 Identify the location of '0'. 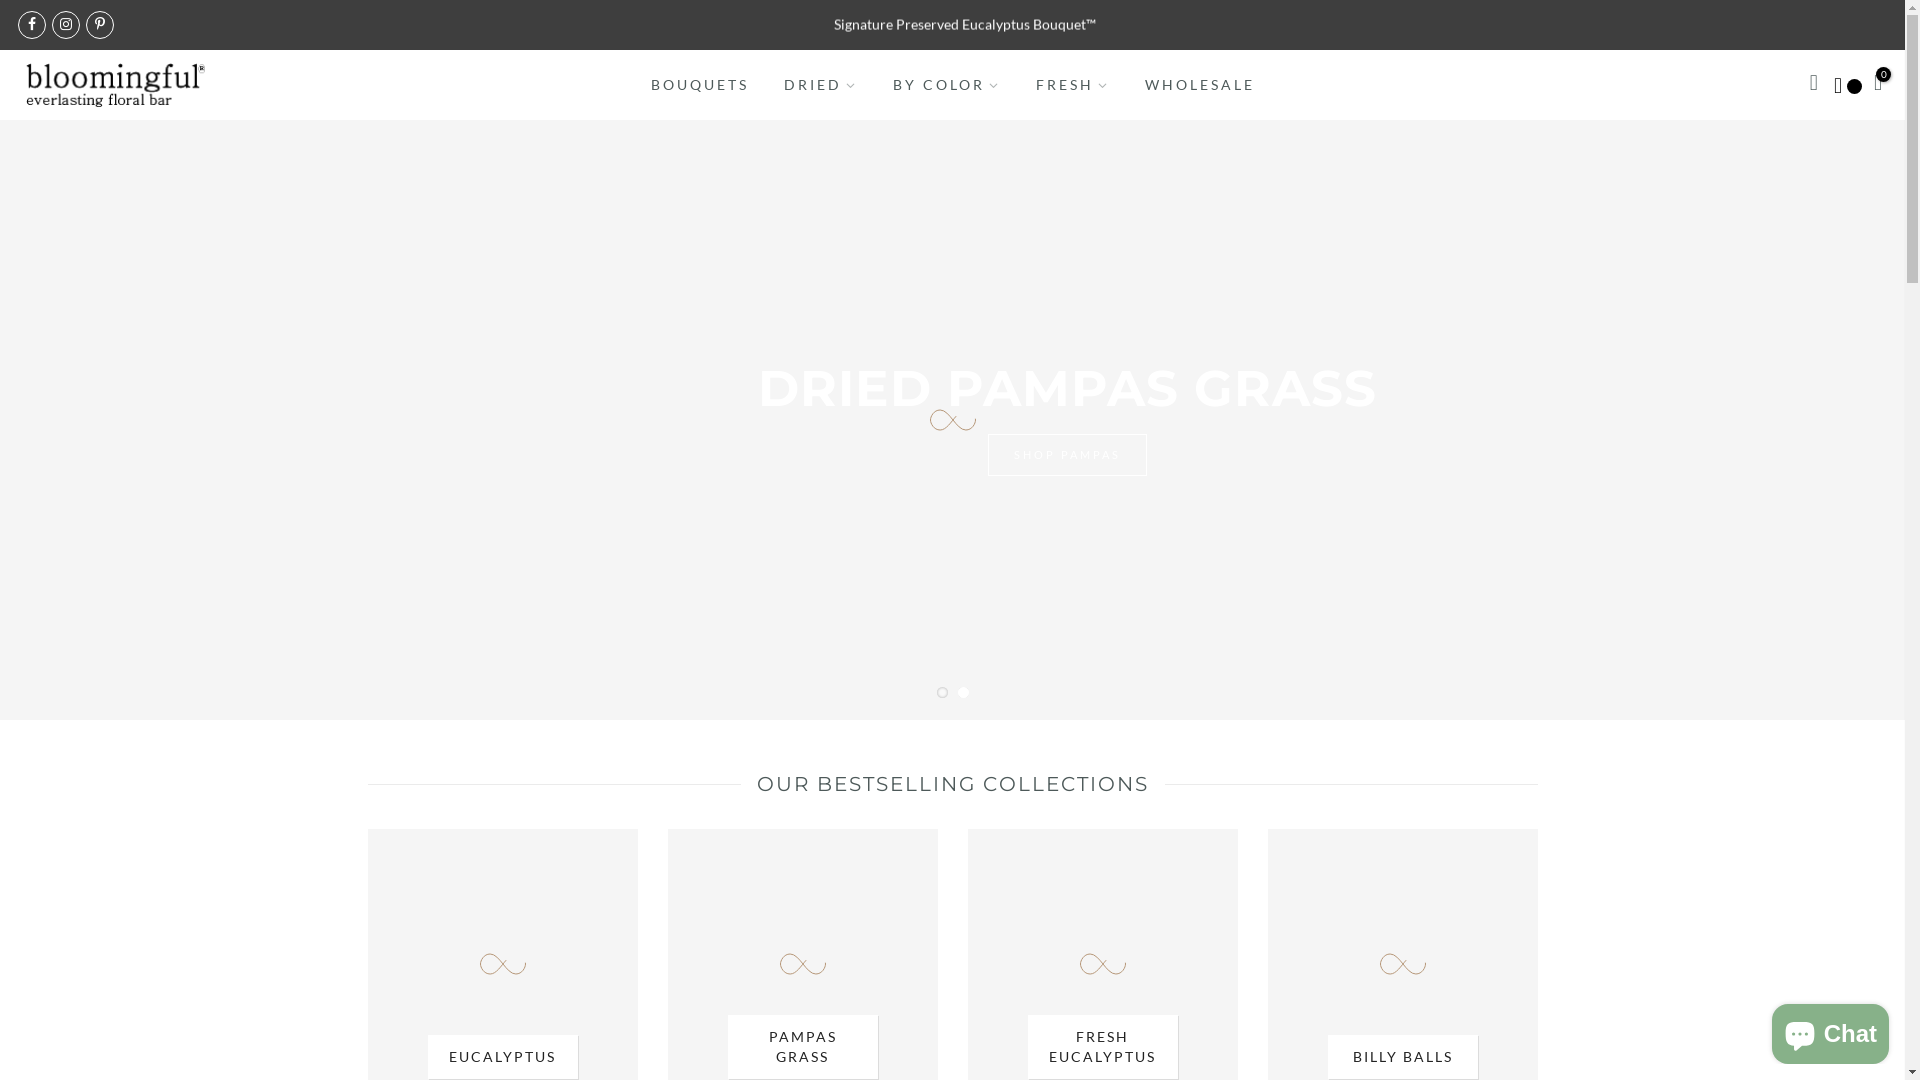
(1876, 83).